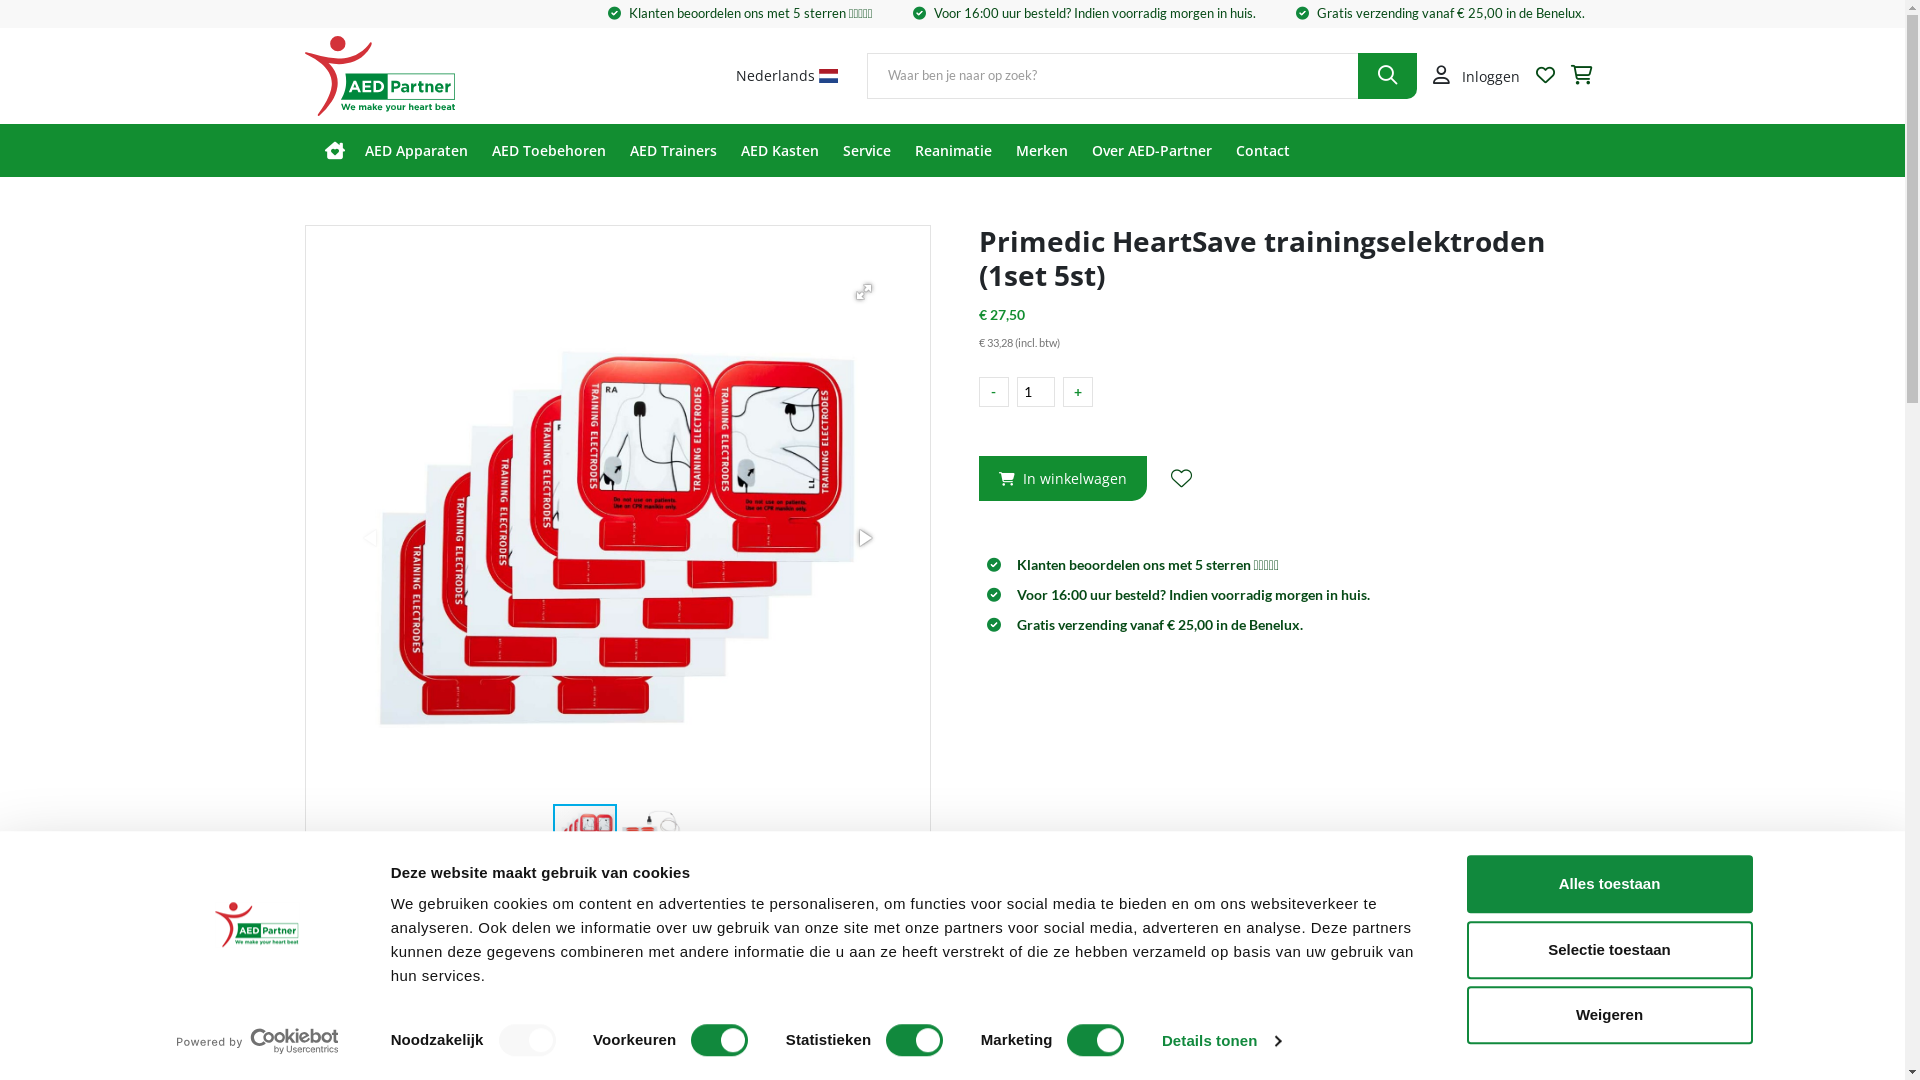  Describe the element at coordinates (1161, 1040) in the screenshot. I see `'Details tonen'` at that location.